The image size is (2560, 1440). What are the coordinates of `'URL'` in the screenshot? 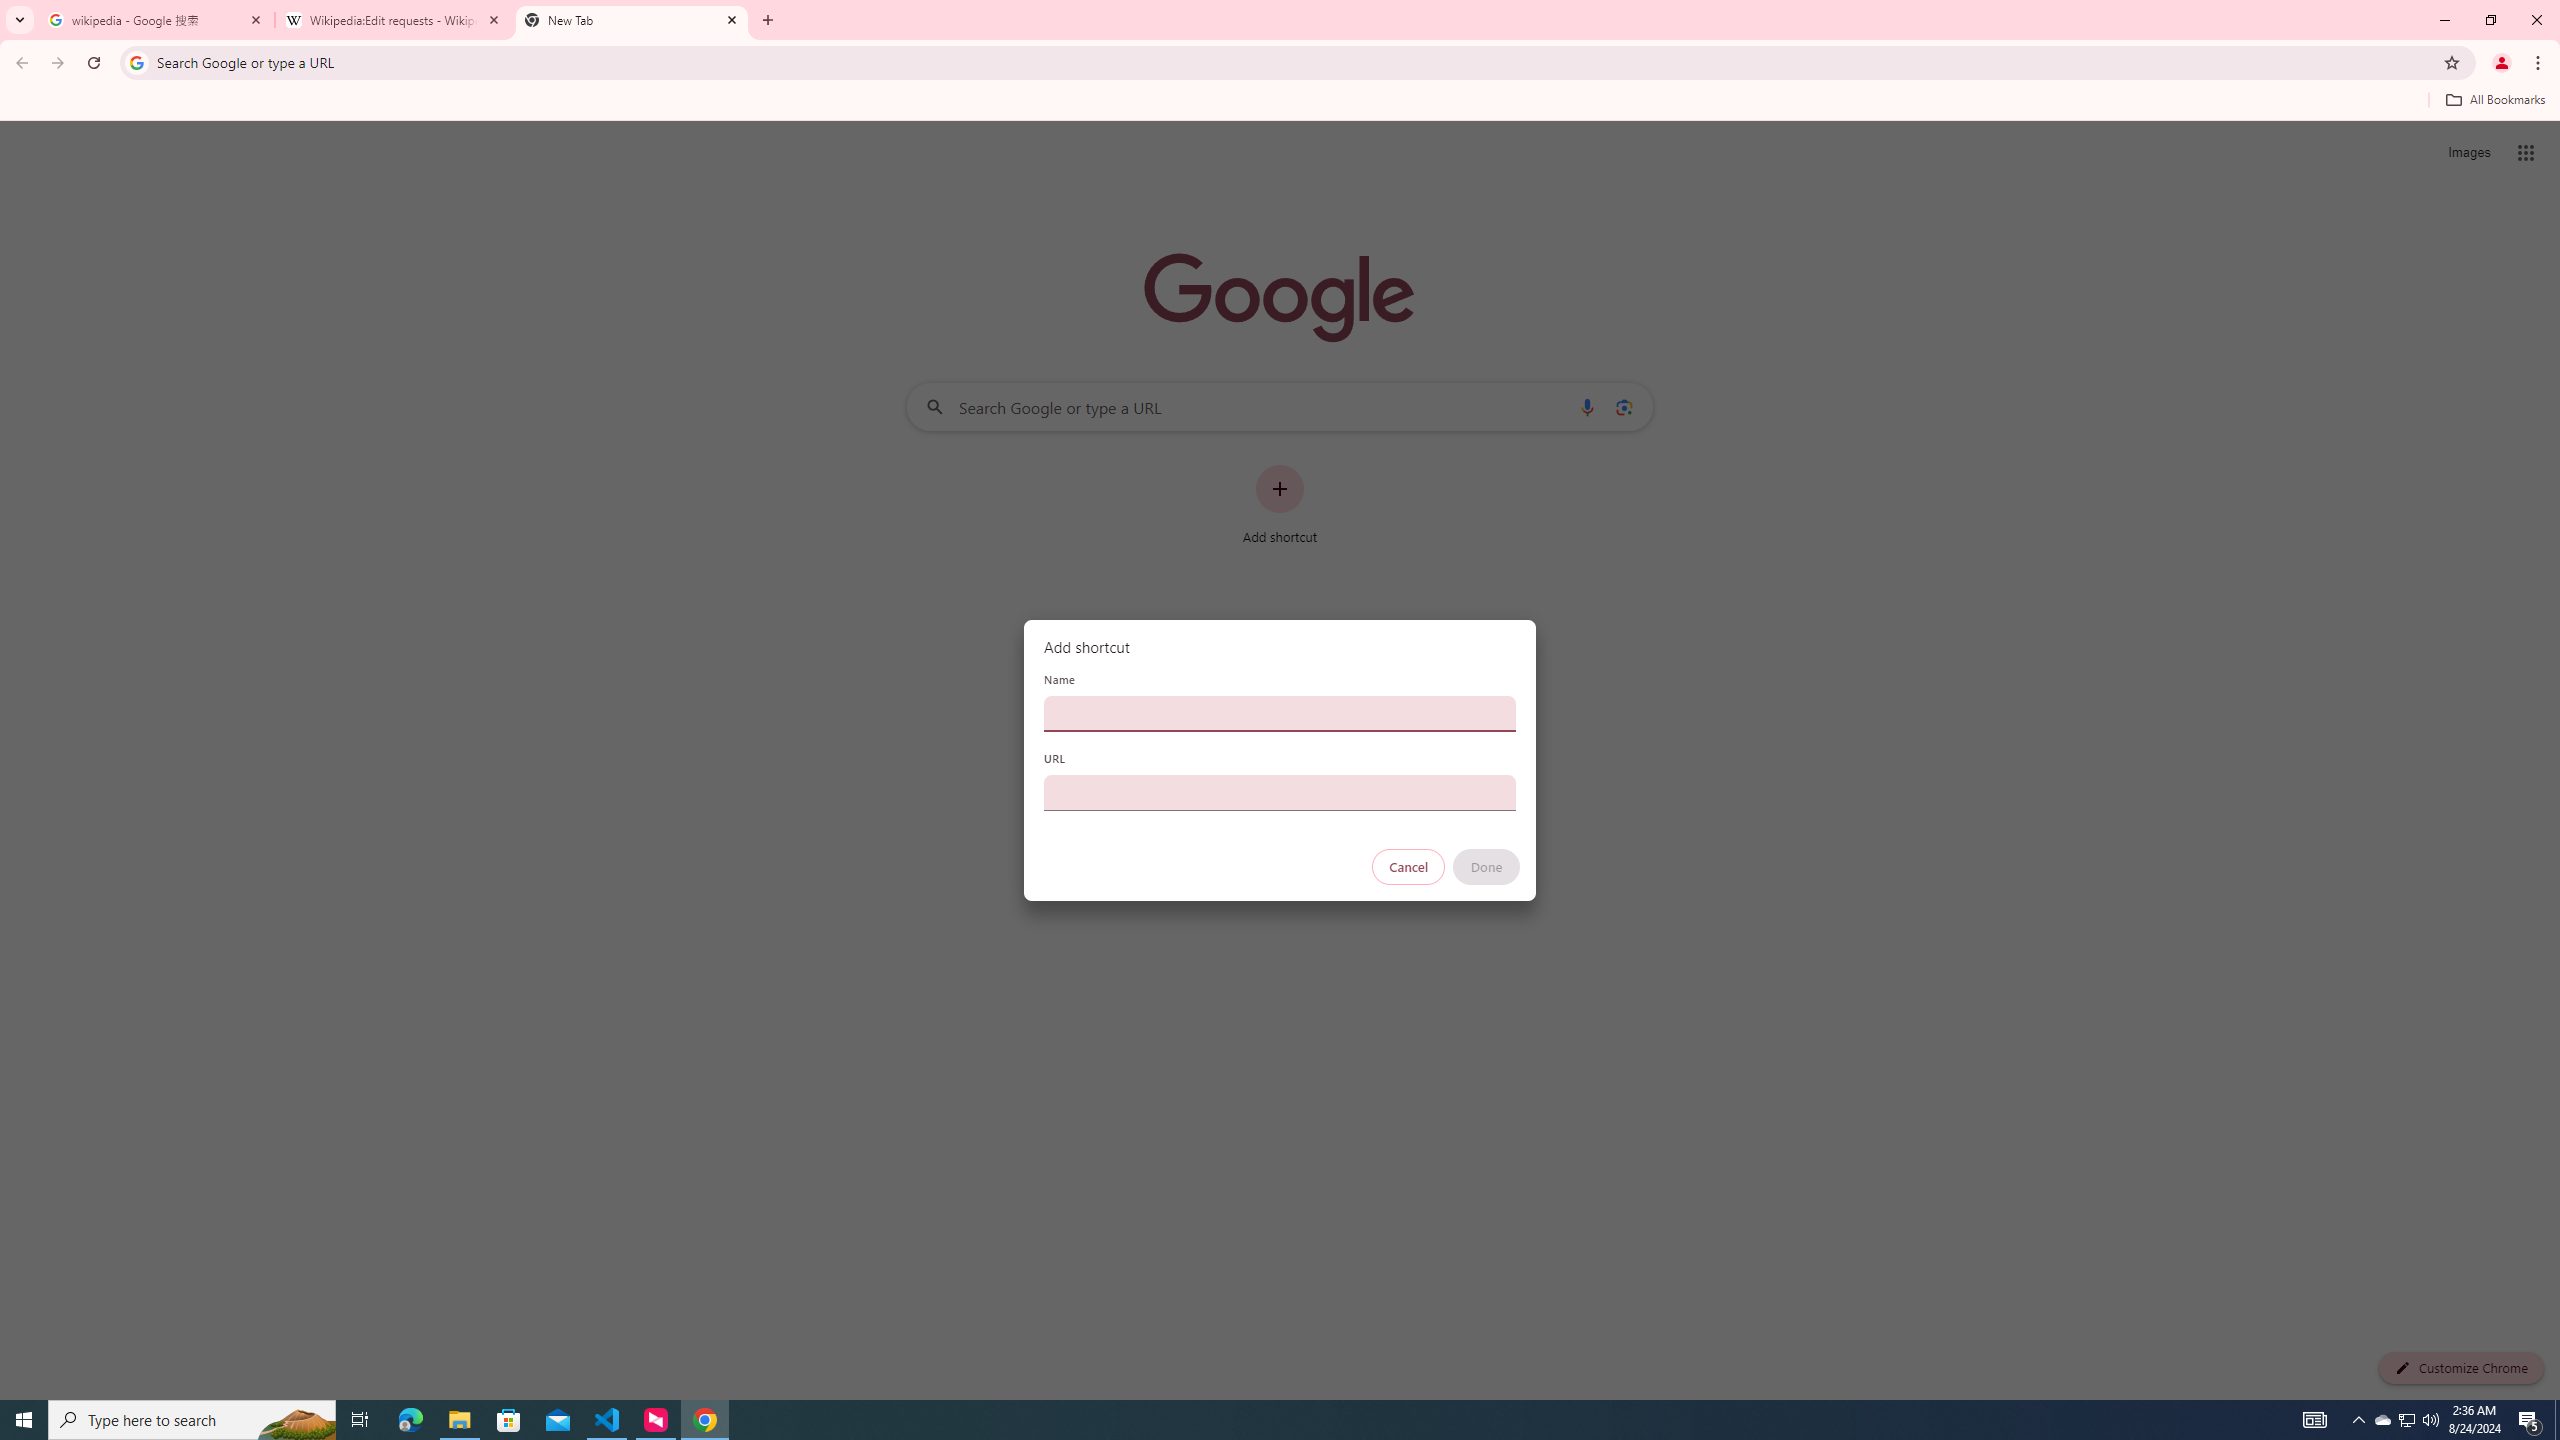 It's located at (1280, 792).